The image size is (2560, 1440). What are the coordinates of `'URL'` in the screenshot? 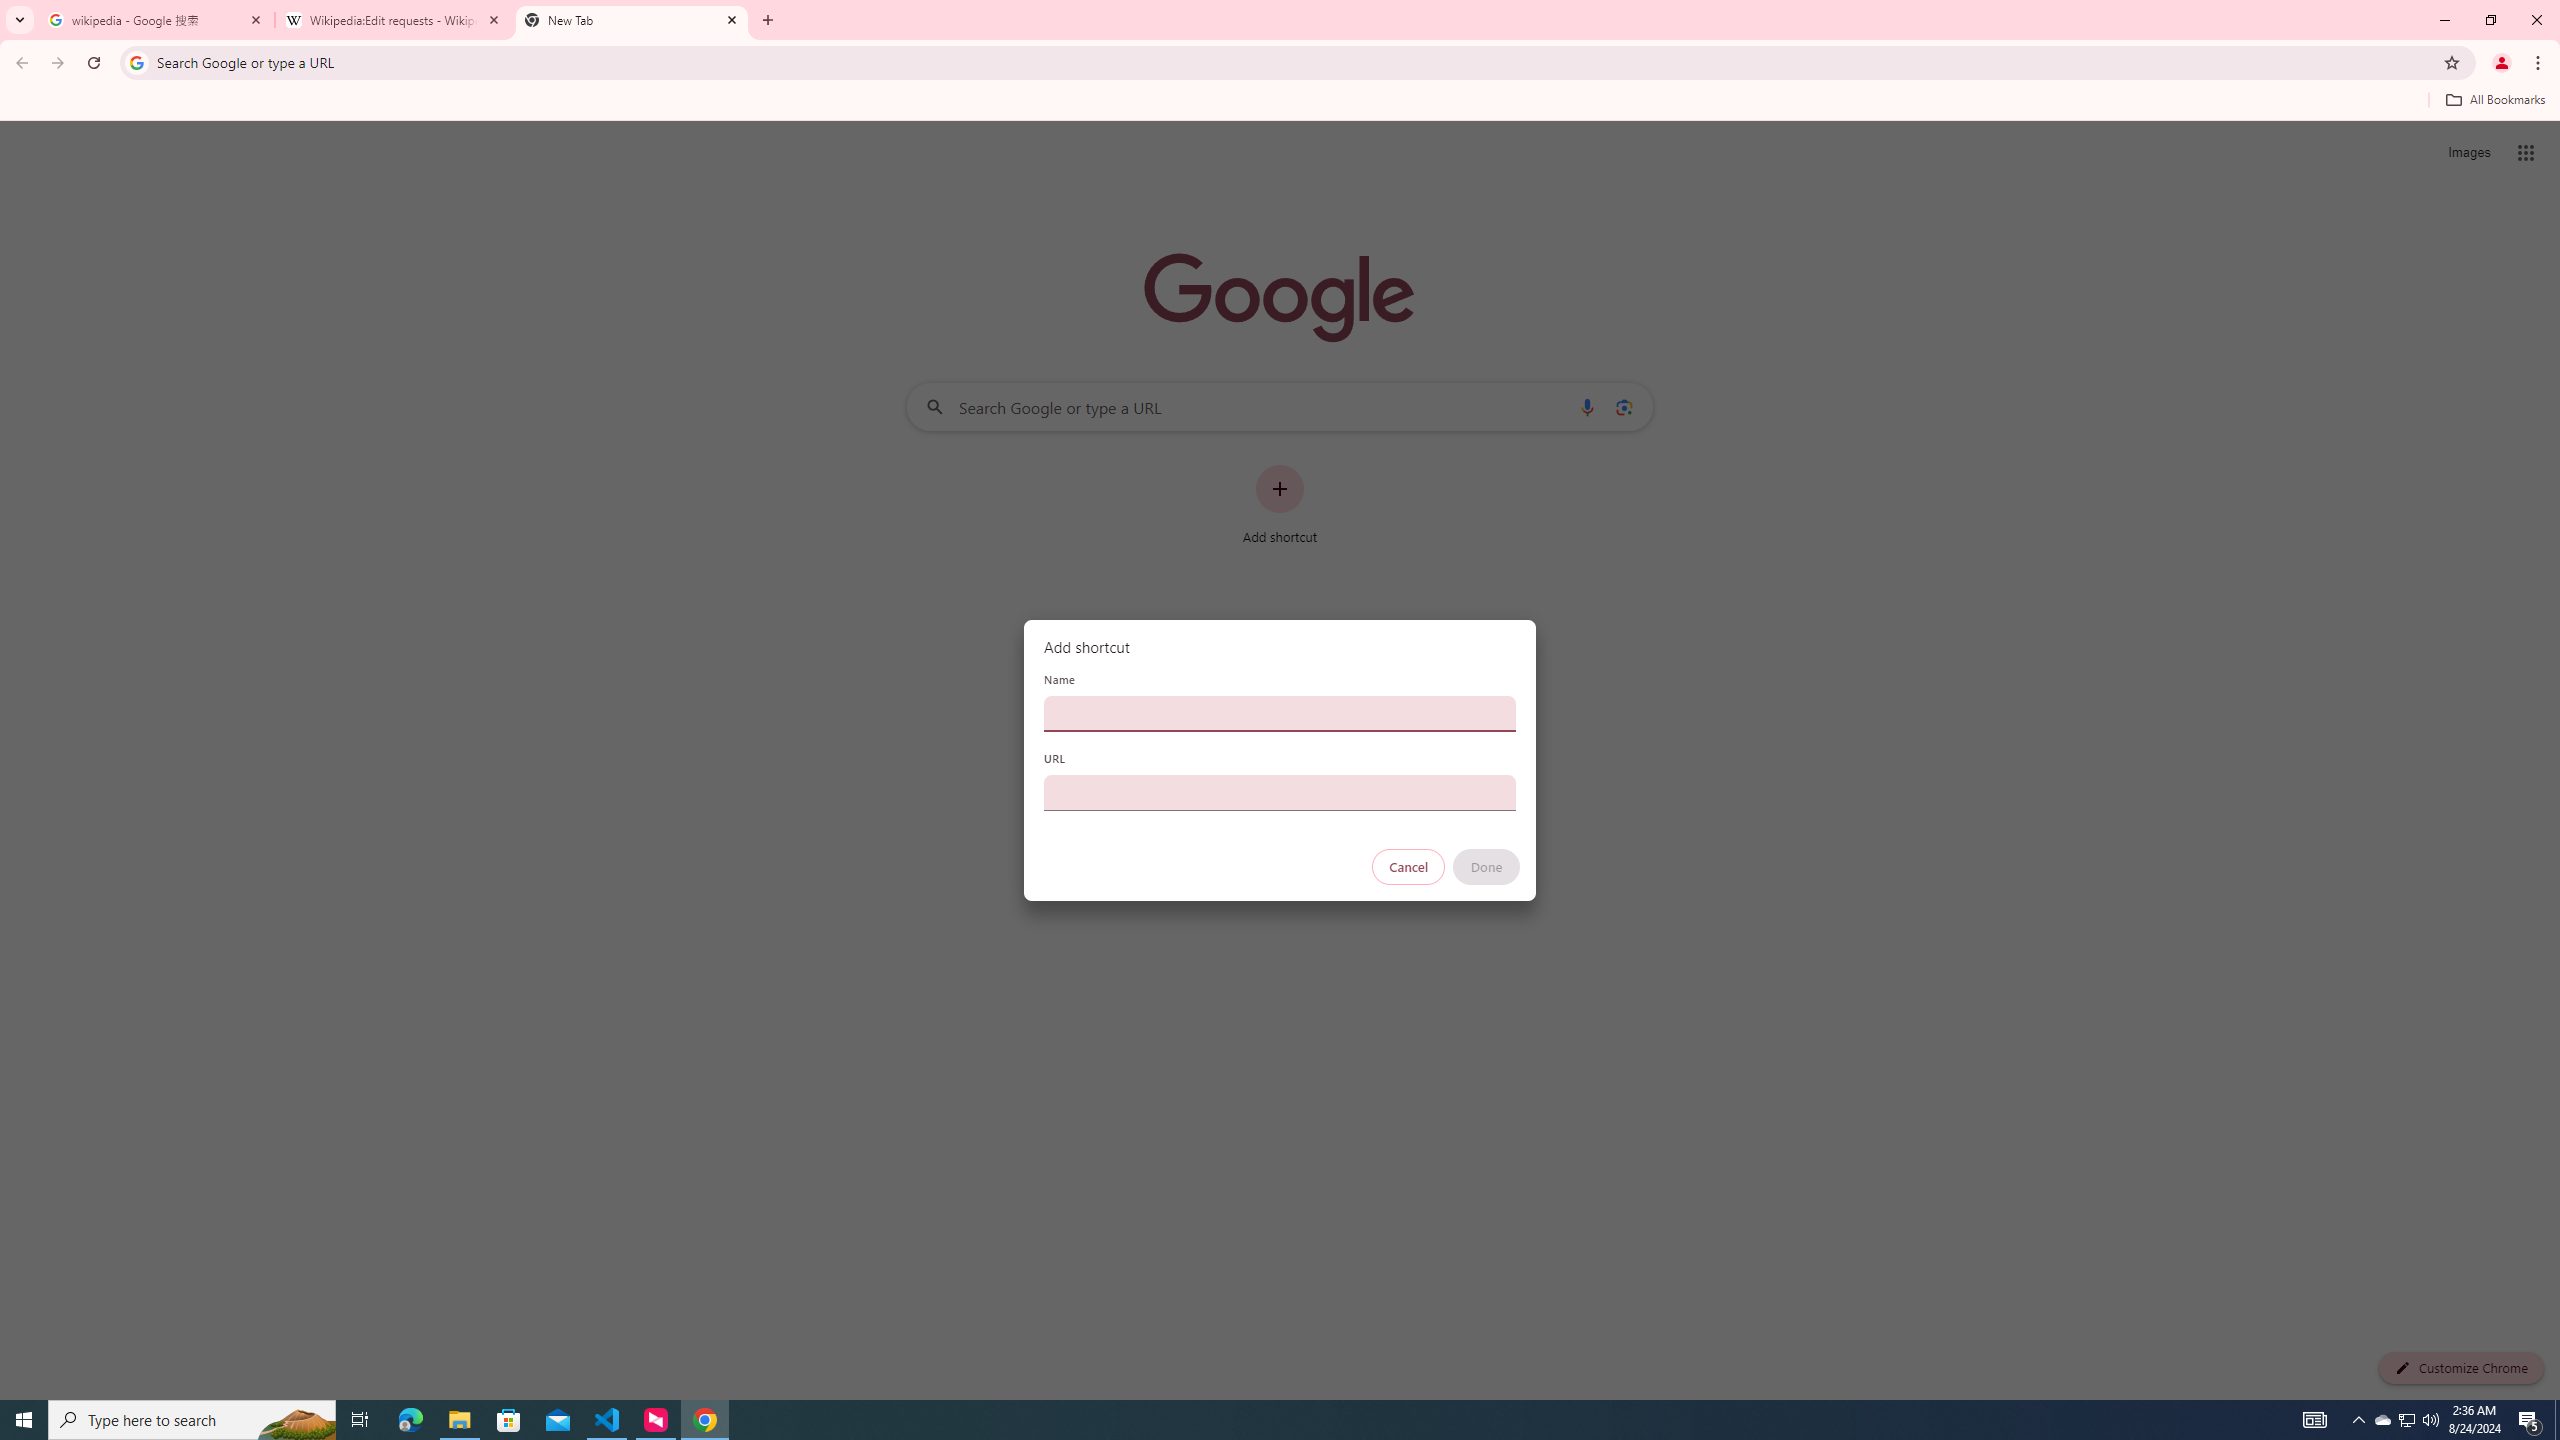 It's located at (1280, 792).